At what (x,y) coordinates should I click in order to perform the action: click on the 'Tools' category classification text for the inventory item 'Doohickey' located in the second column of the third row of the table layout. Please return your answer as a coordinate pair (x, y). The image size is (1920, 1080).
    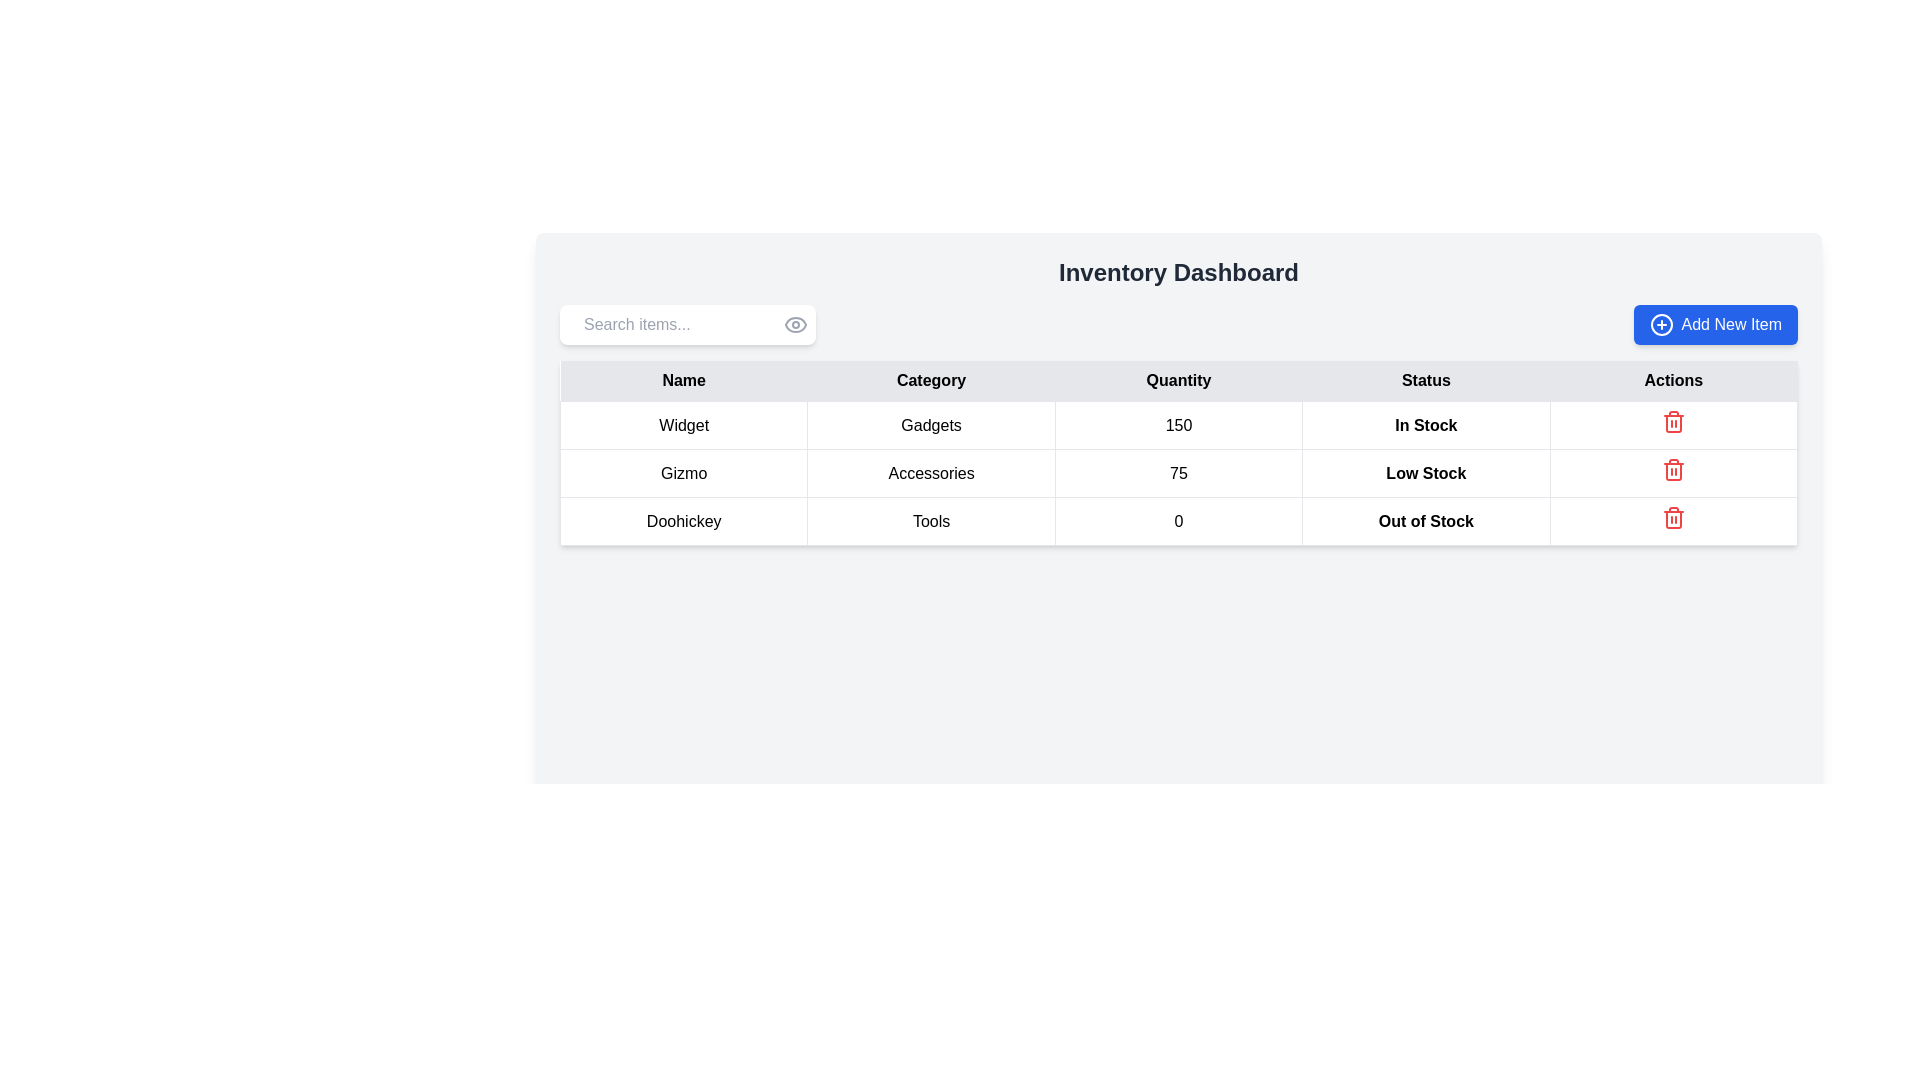
    Looking at the image, I should click on (930, 520).